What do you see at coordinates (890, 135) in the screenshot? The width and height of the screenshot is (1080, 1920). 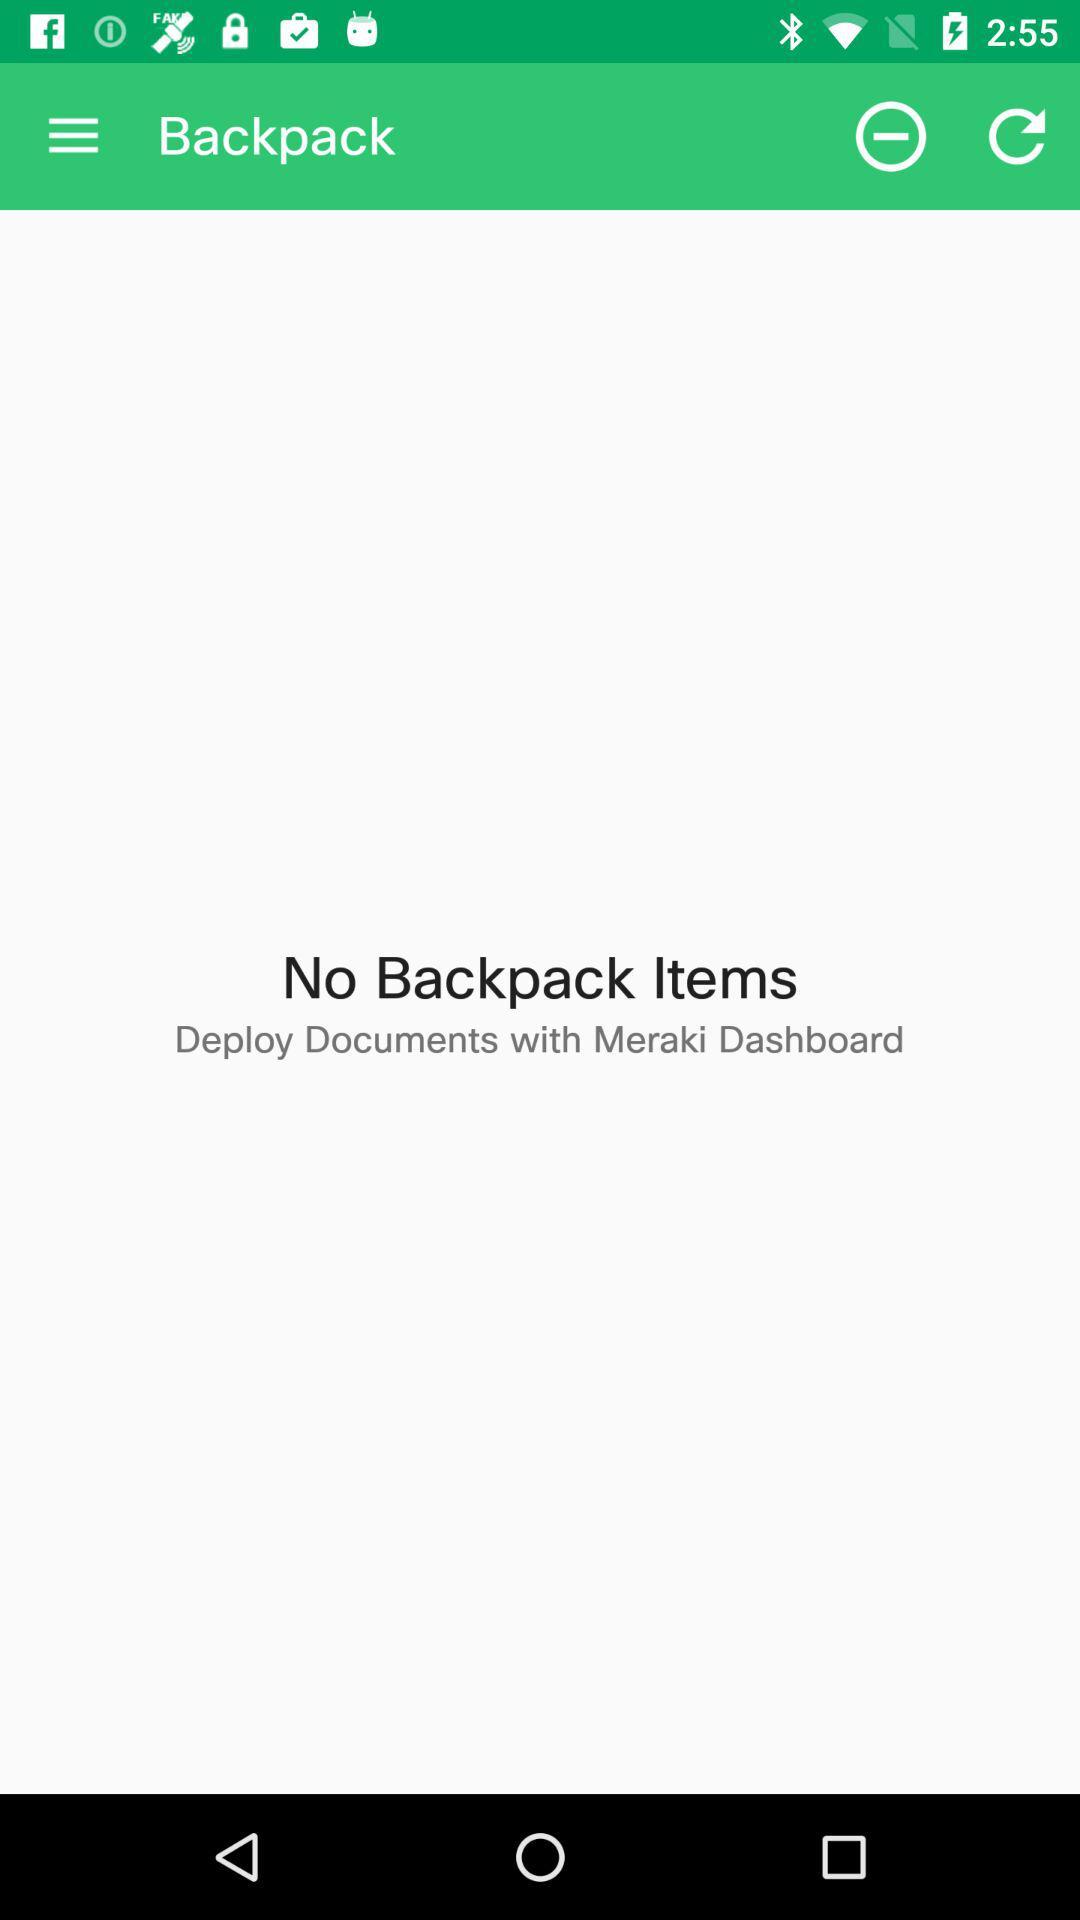 I see `the icon to the right of the backpack icon` at bounding box center [890, 135].